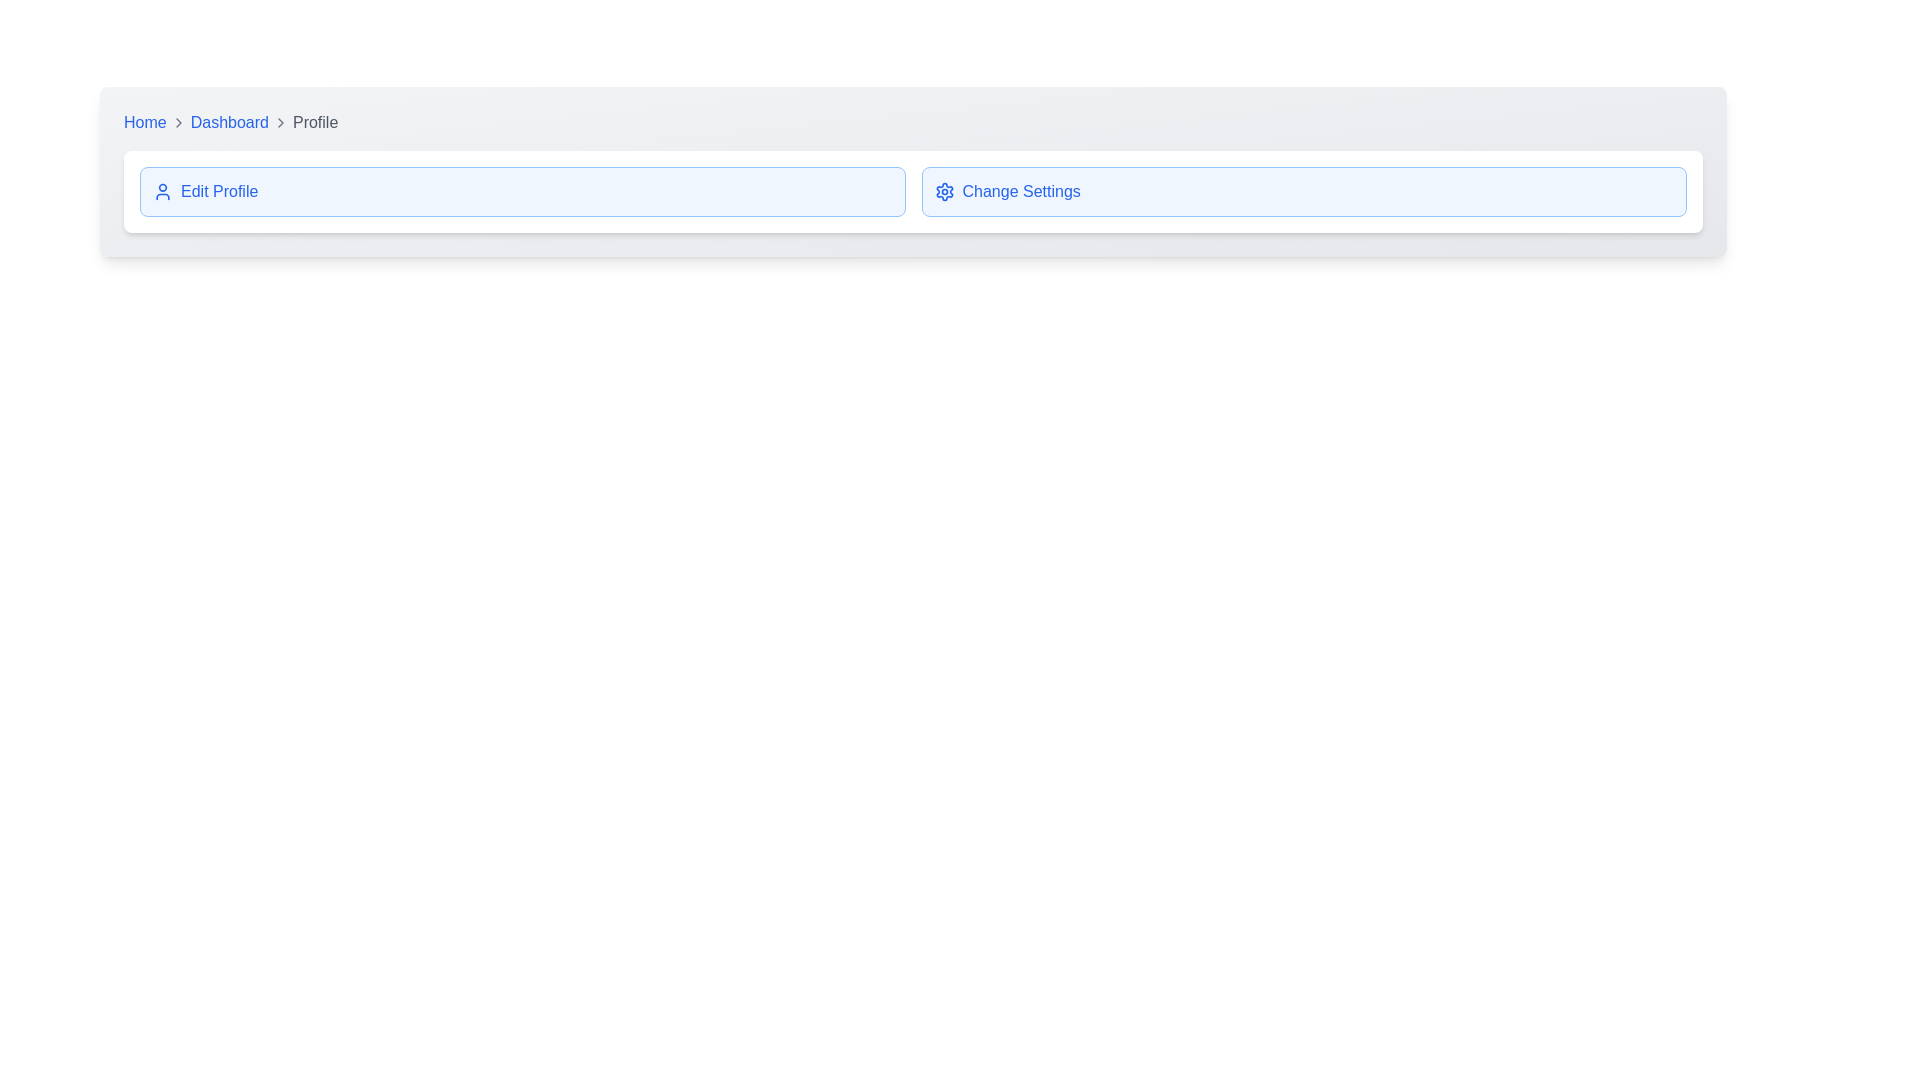  Describe the element at coordinates (239, 123) in the screenshot. I see `the breadcrumb hyperlink labeled 'Dashboard'` at that location.